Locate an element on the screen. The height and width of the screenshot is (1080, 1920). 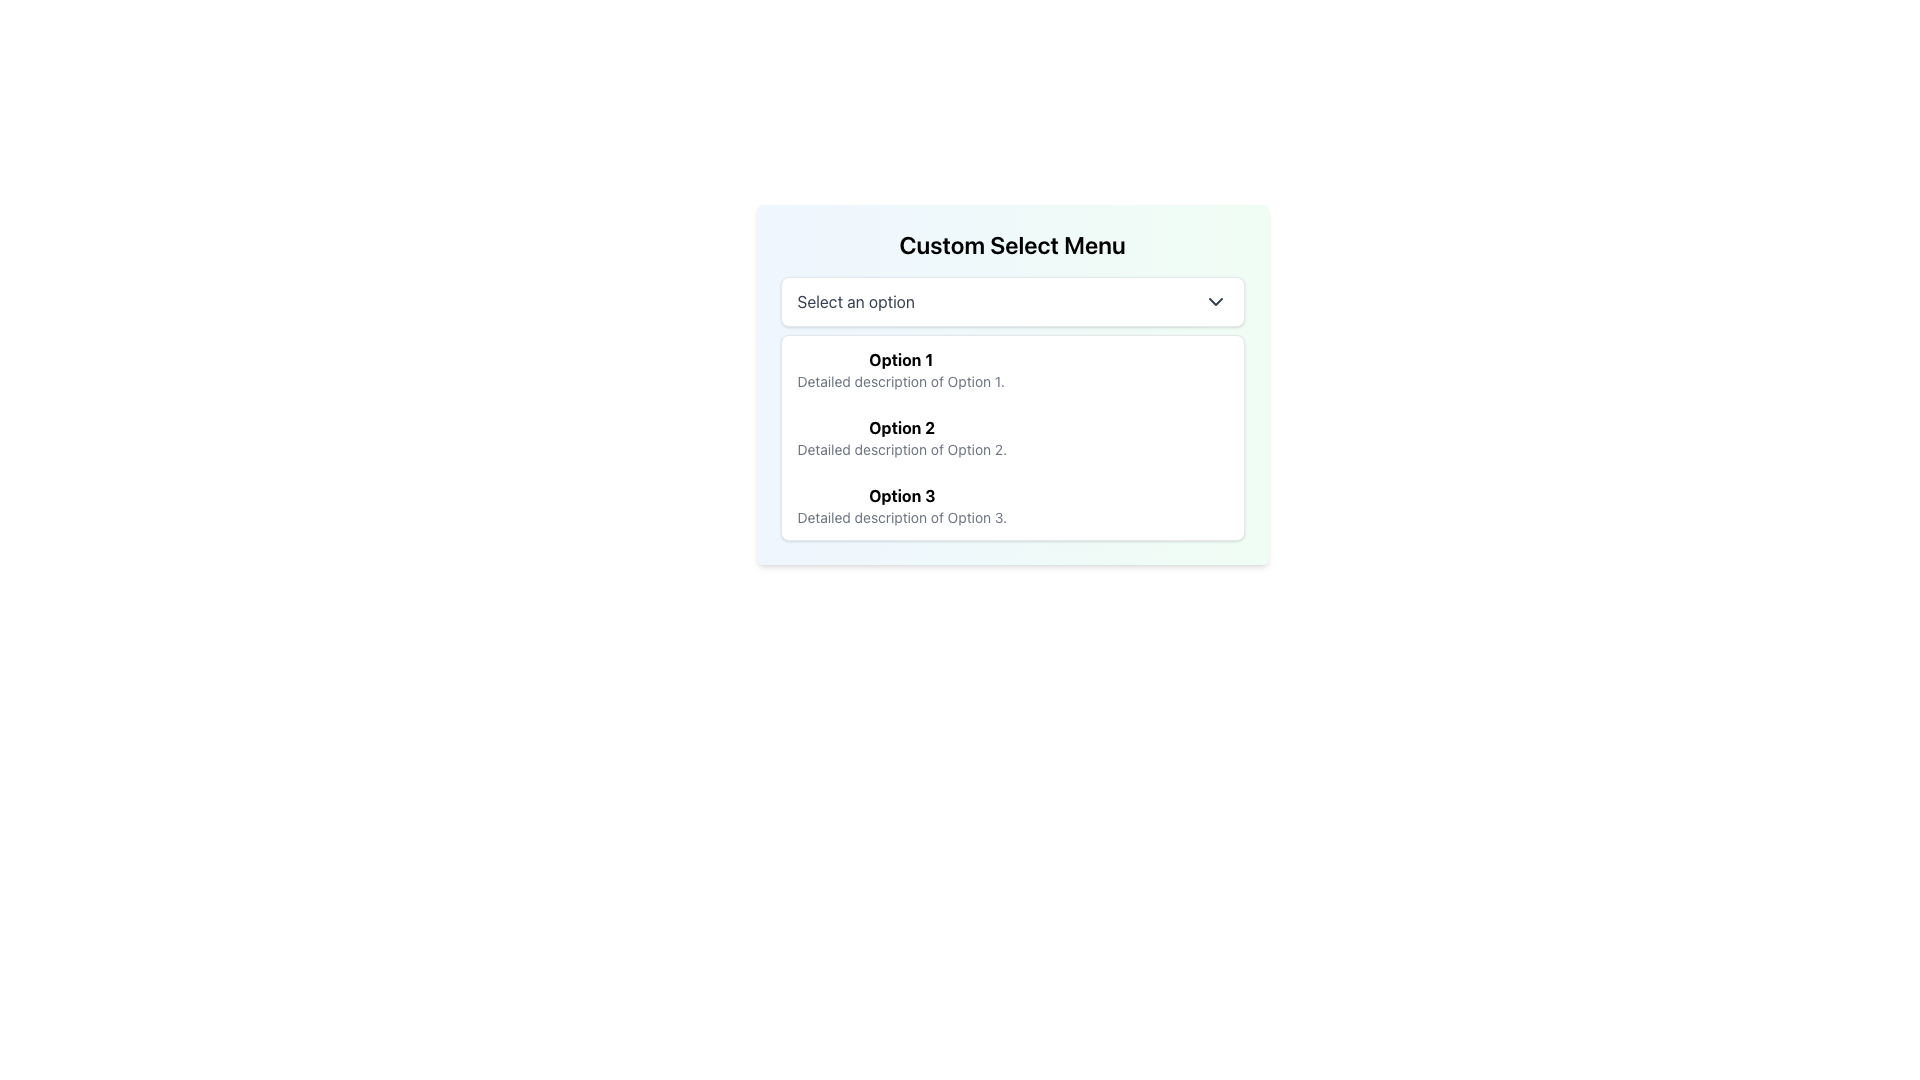
the Text Description Label that provides context for 'Option 3' in the dropdown menu, located below 'Option 3' is located at coordinates (901, 516).